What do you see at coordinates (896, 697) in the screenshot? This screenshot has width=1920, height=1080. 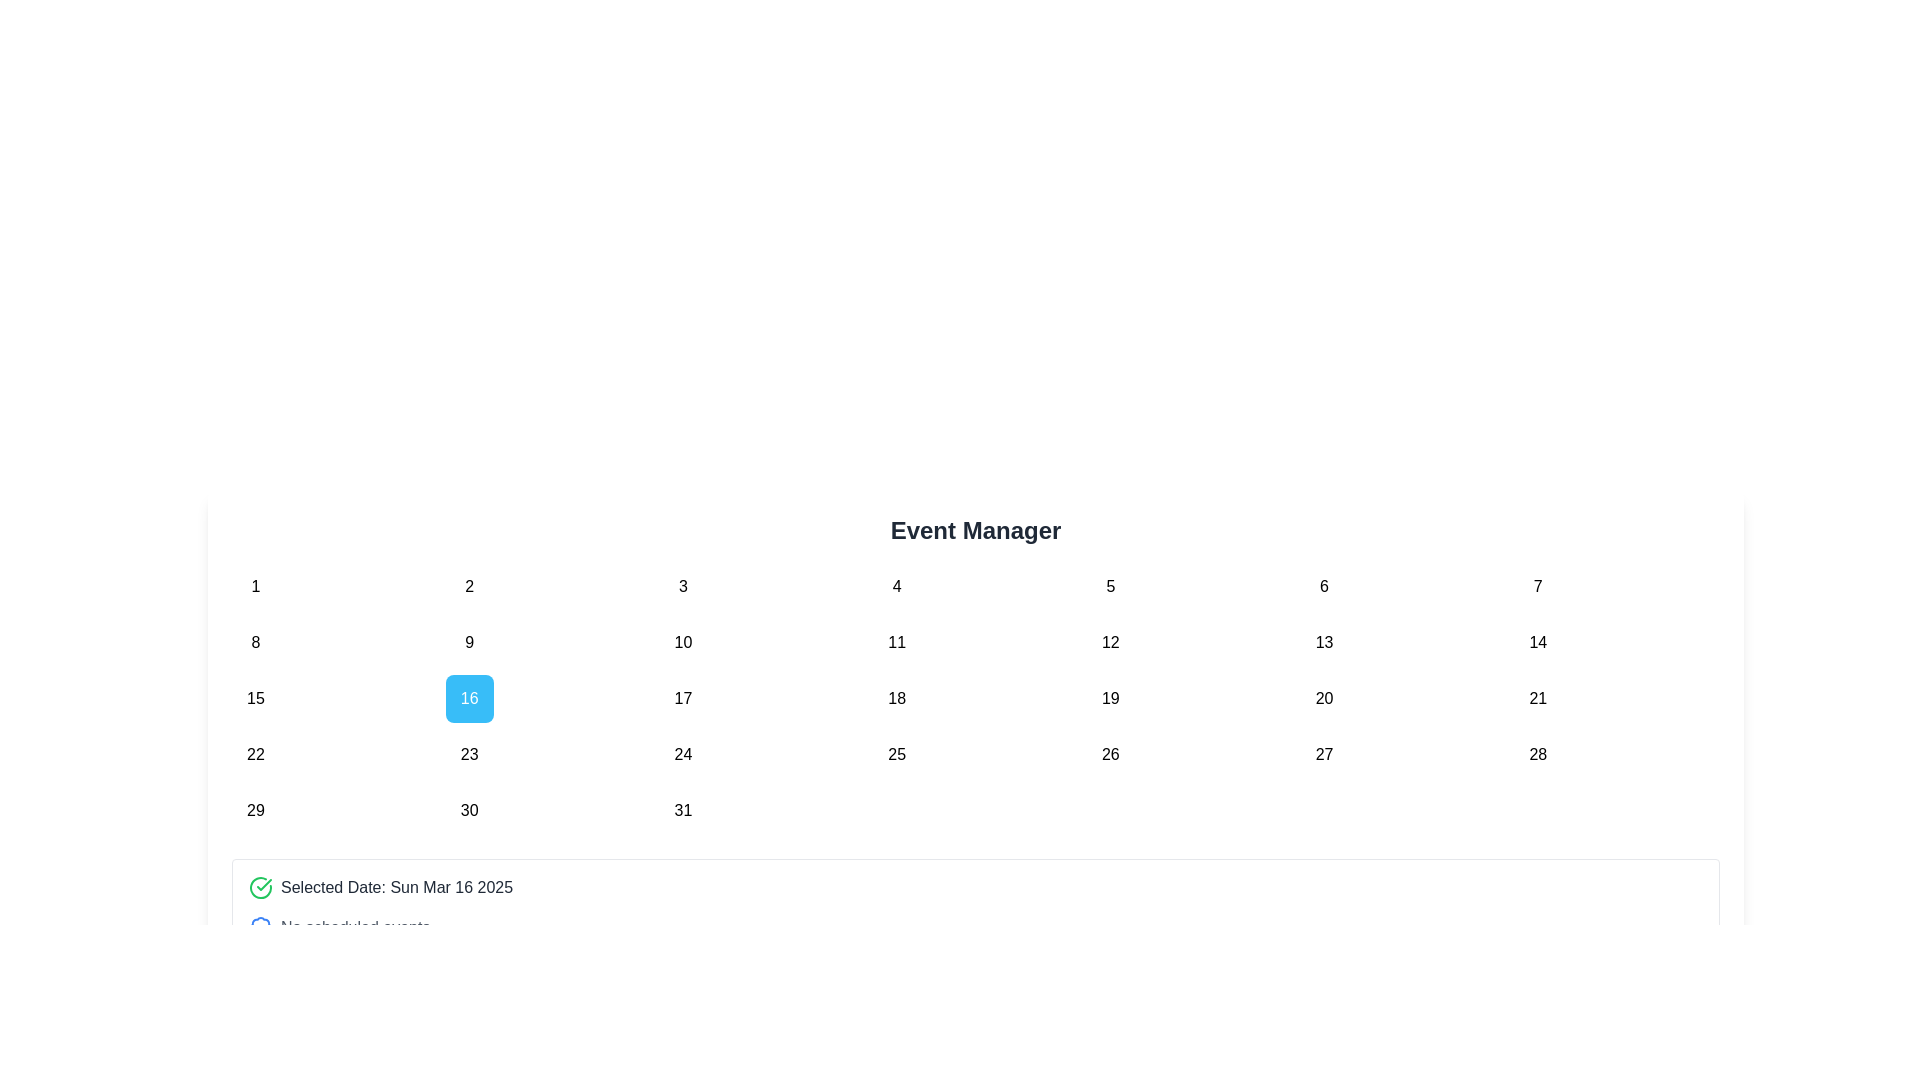 I see `the button representing the day '18' in the calendar view` at bounding box center [896, 697].